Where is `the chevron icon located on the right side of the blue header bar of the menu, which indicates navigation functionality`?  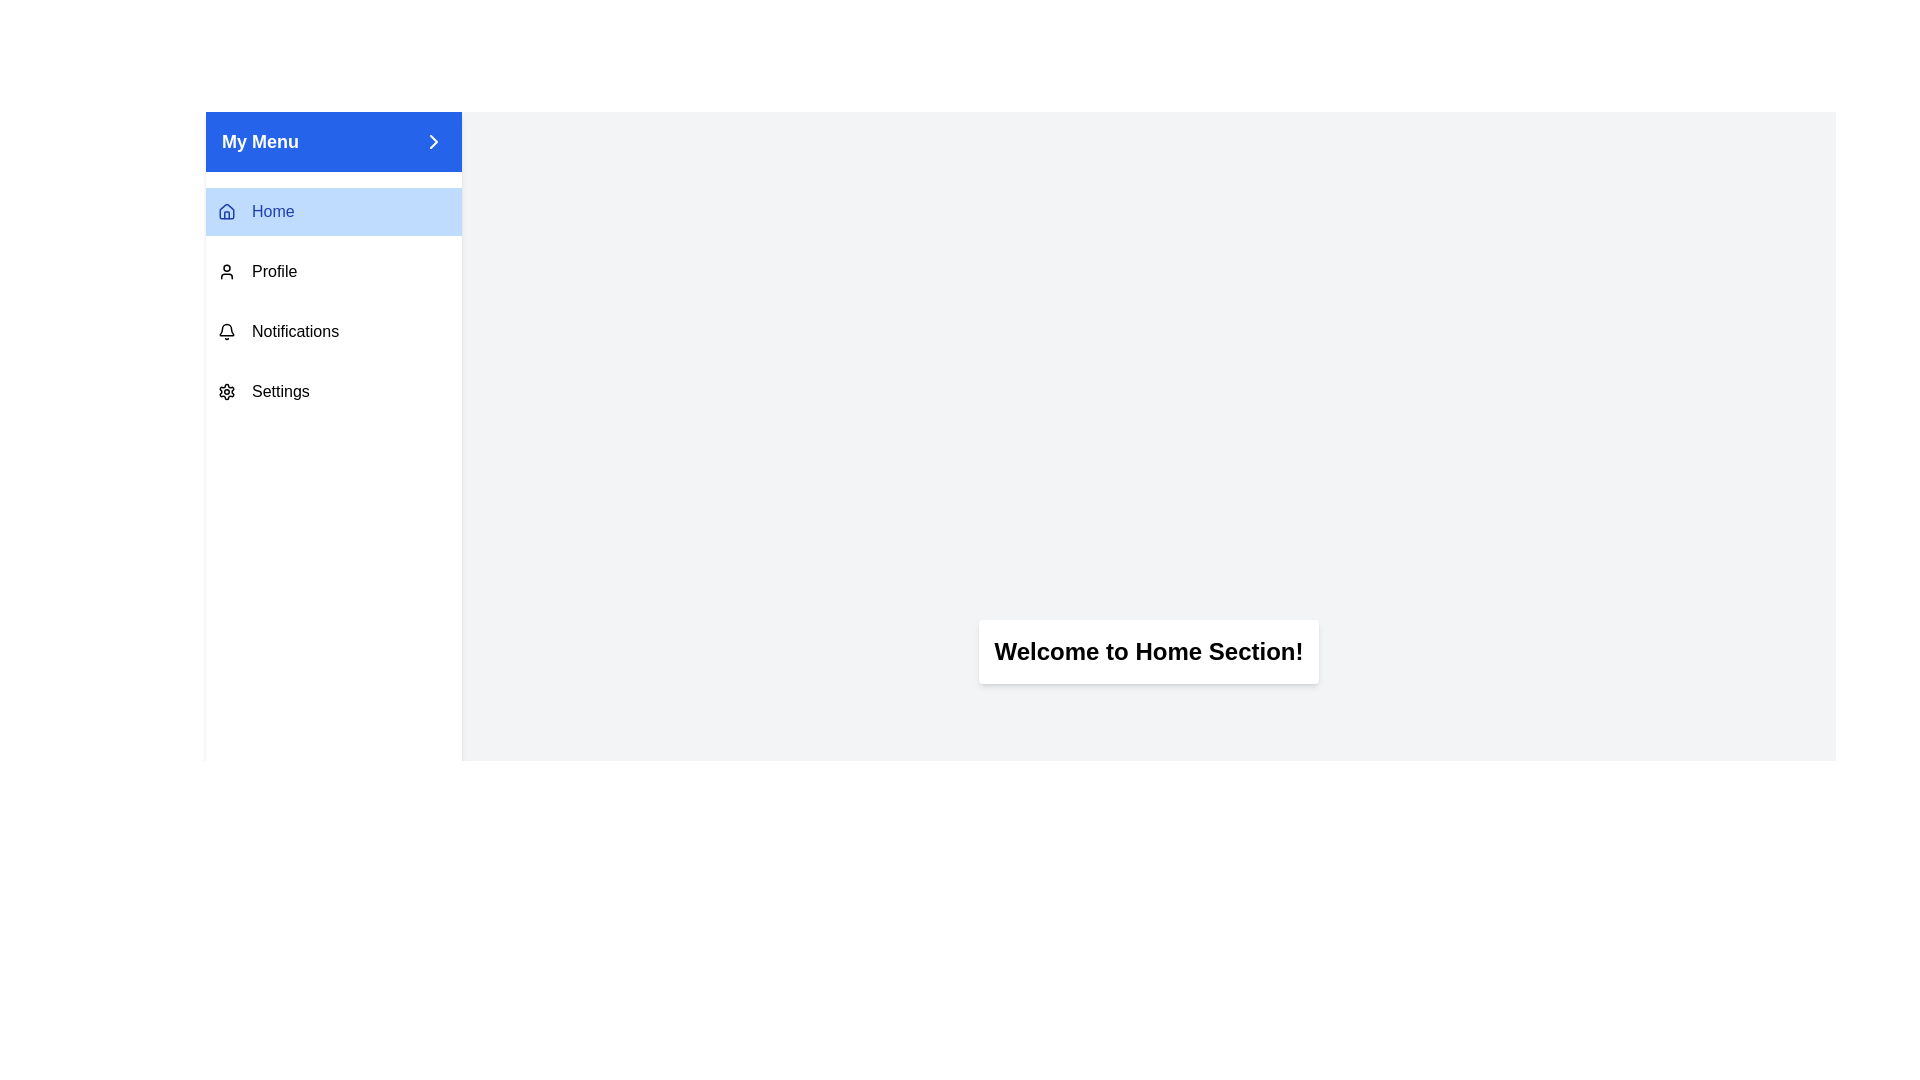 the chevron icon located on the right side of the blue header bar of the menu, which indicates navigation functionality is located at coordinates (432, 141).